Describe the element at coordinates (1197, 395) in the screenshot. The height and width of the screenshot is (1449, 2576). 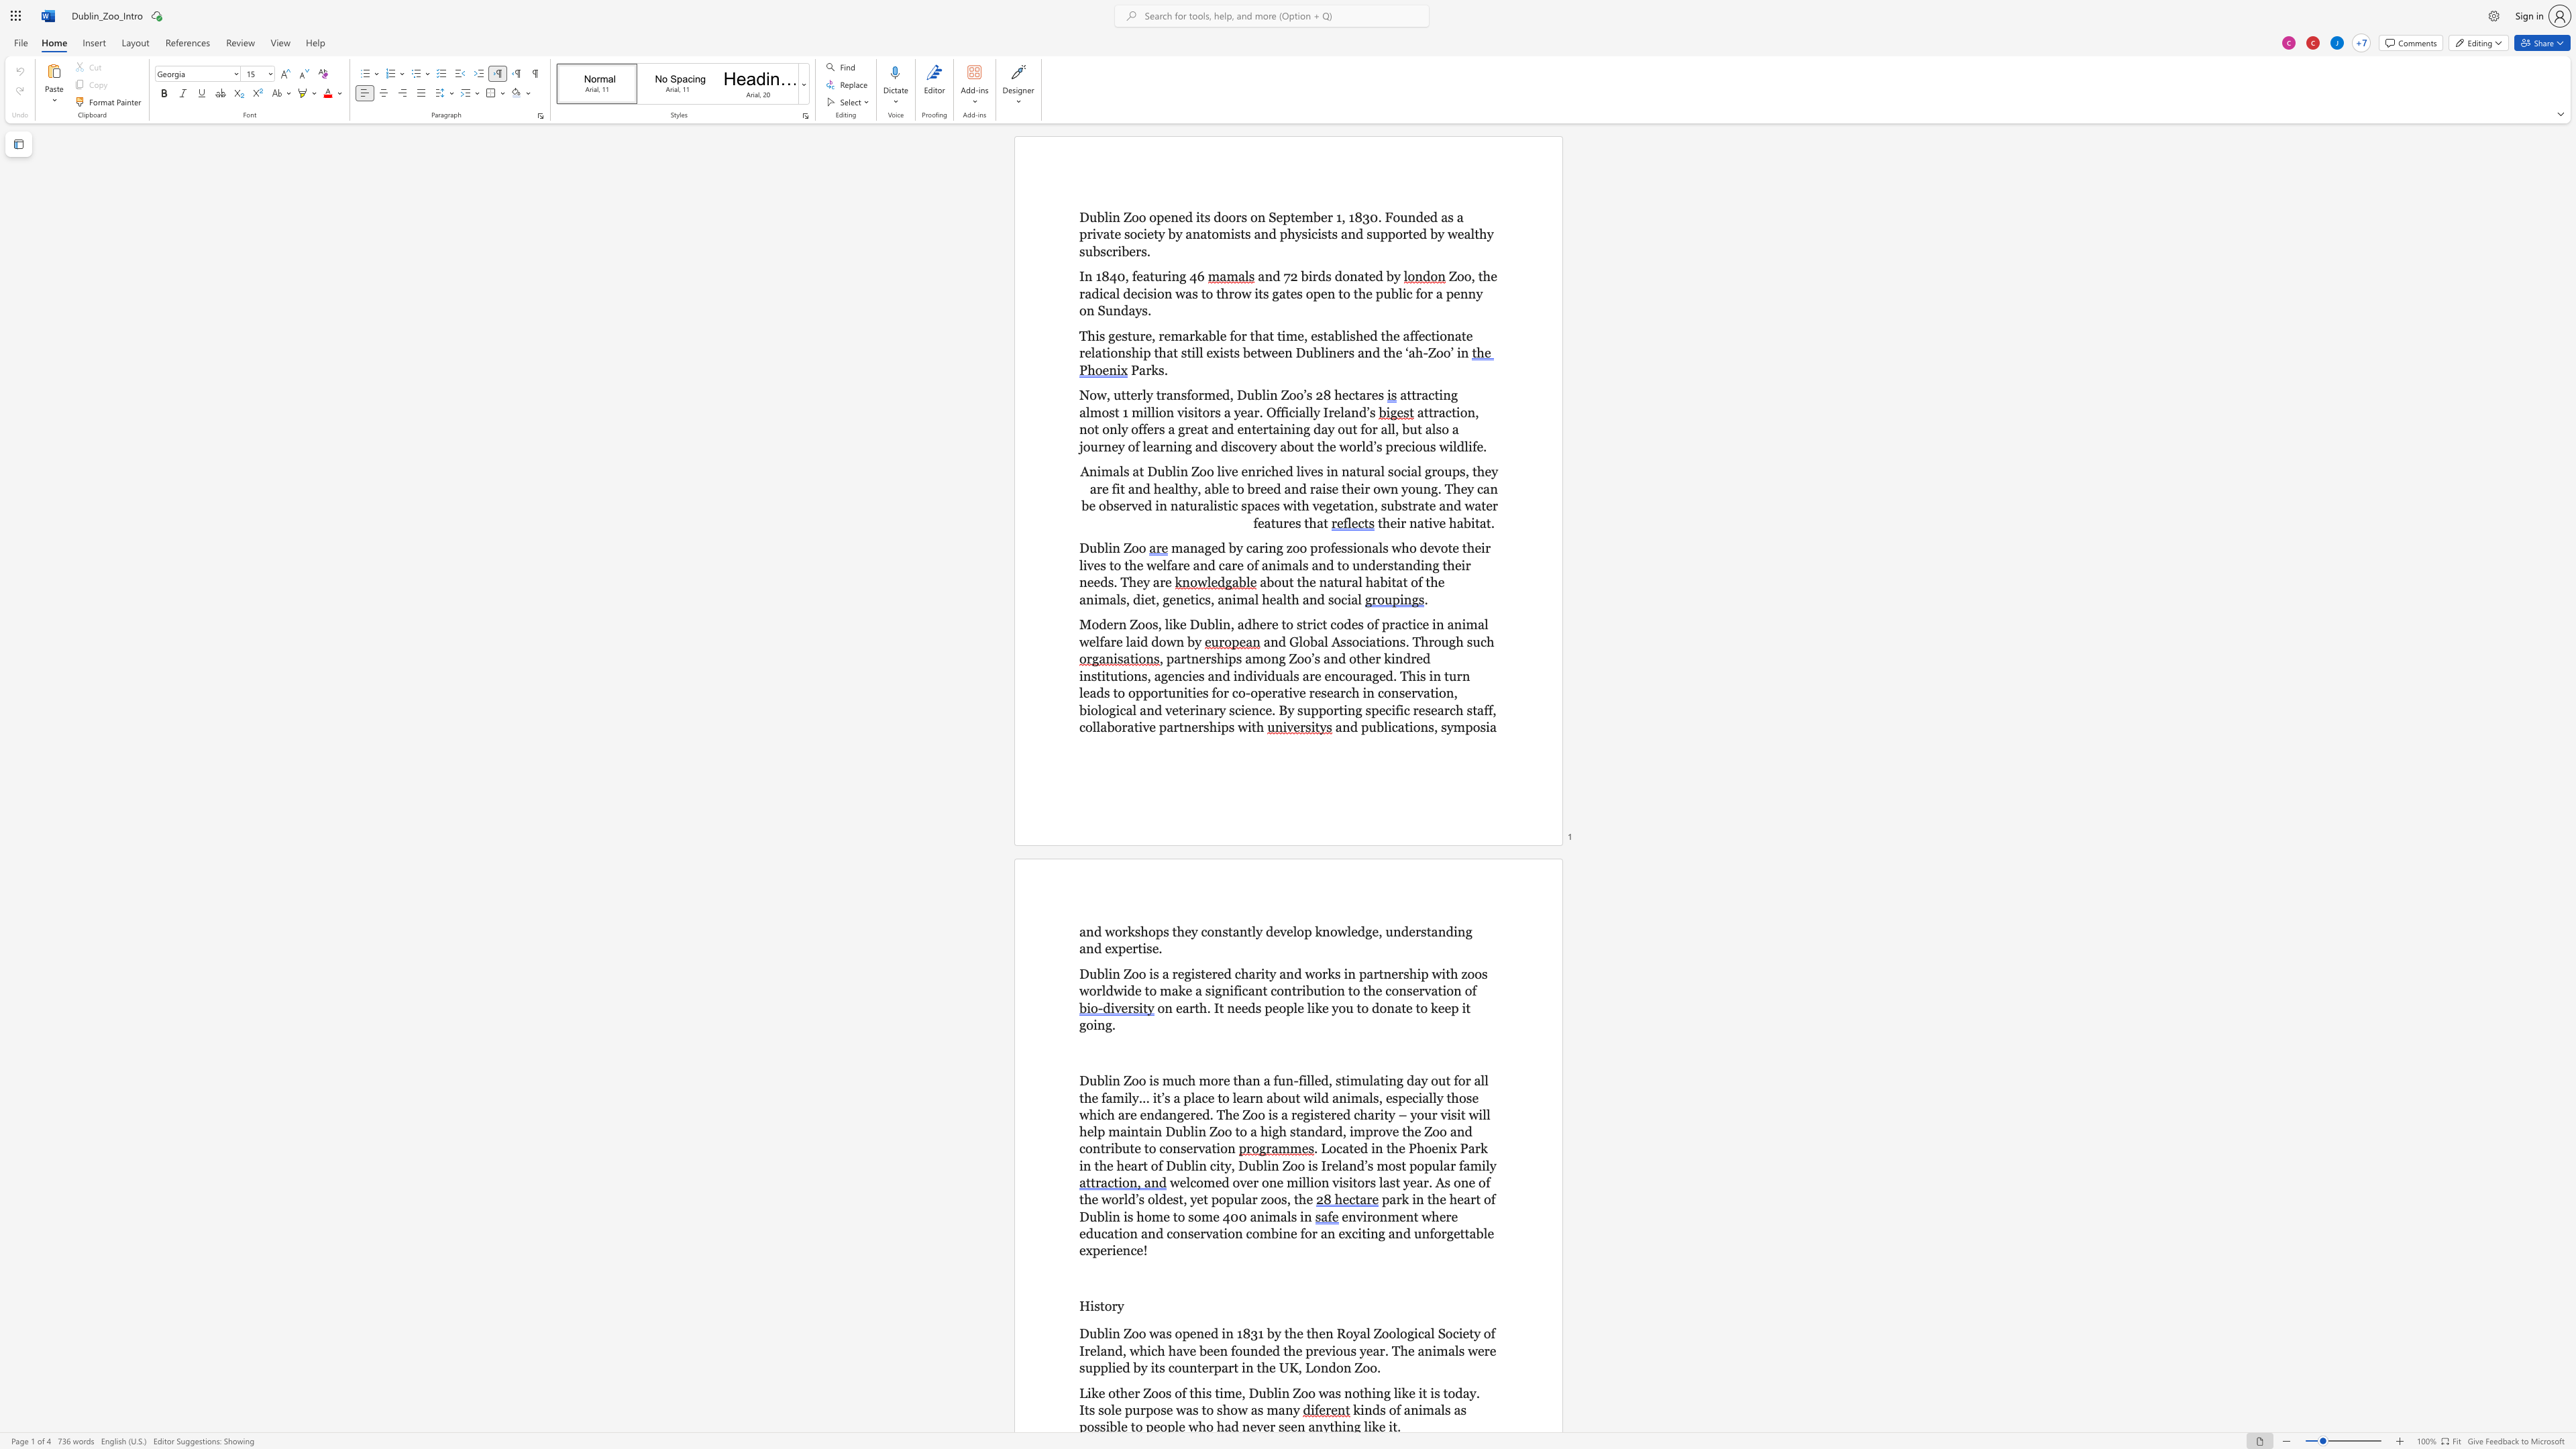
I see `the space between the continuous character "o" and "r" in the text` at that location.